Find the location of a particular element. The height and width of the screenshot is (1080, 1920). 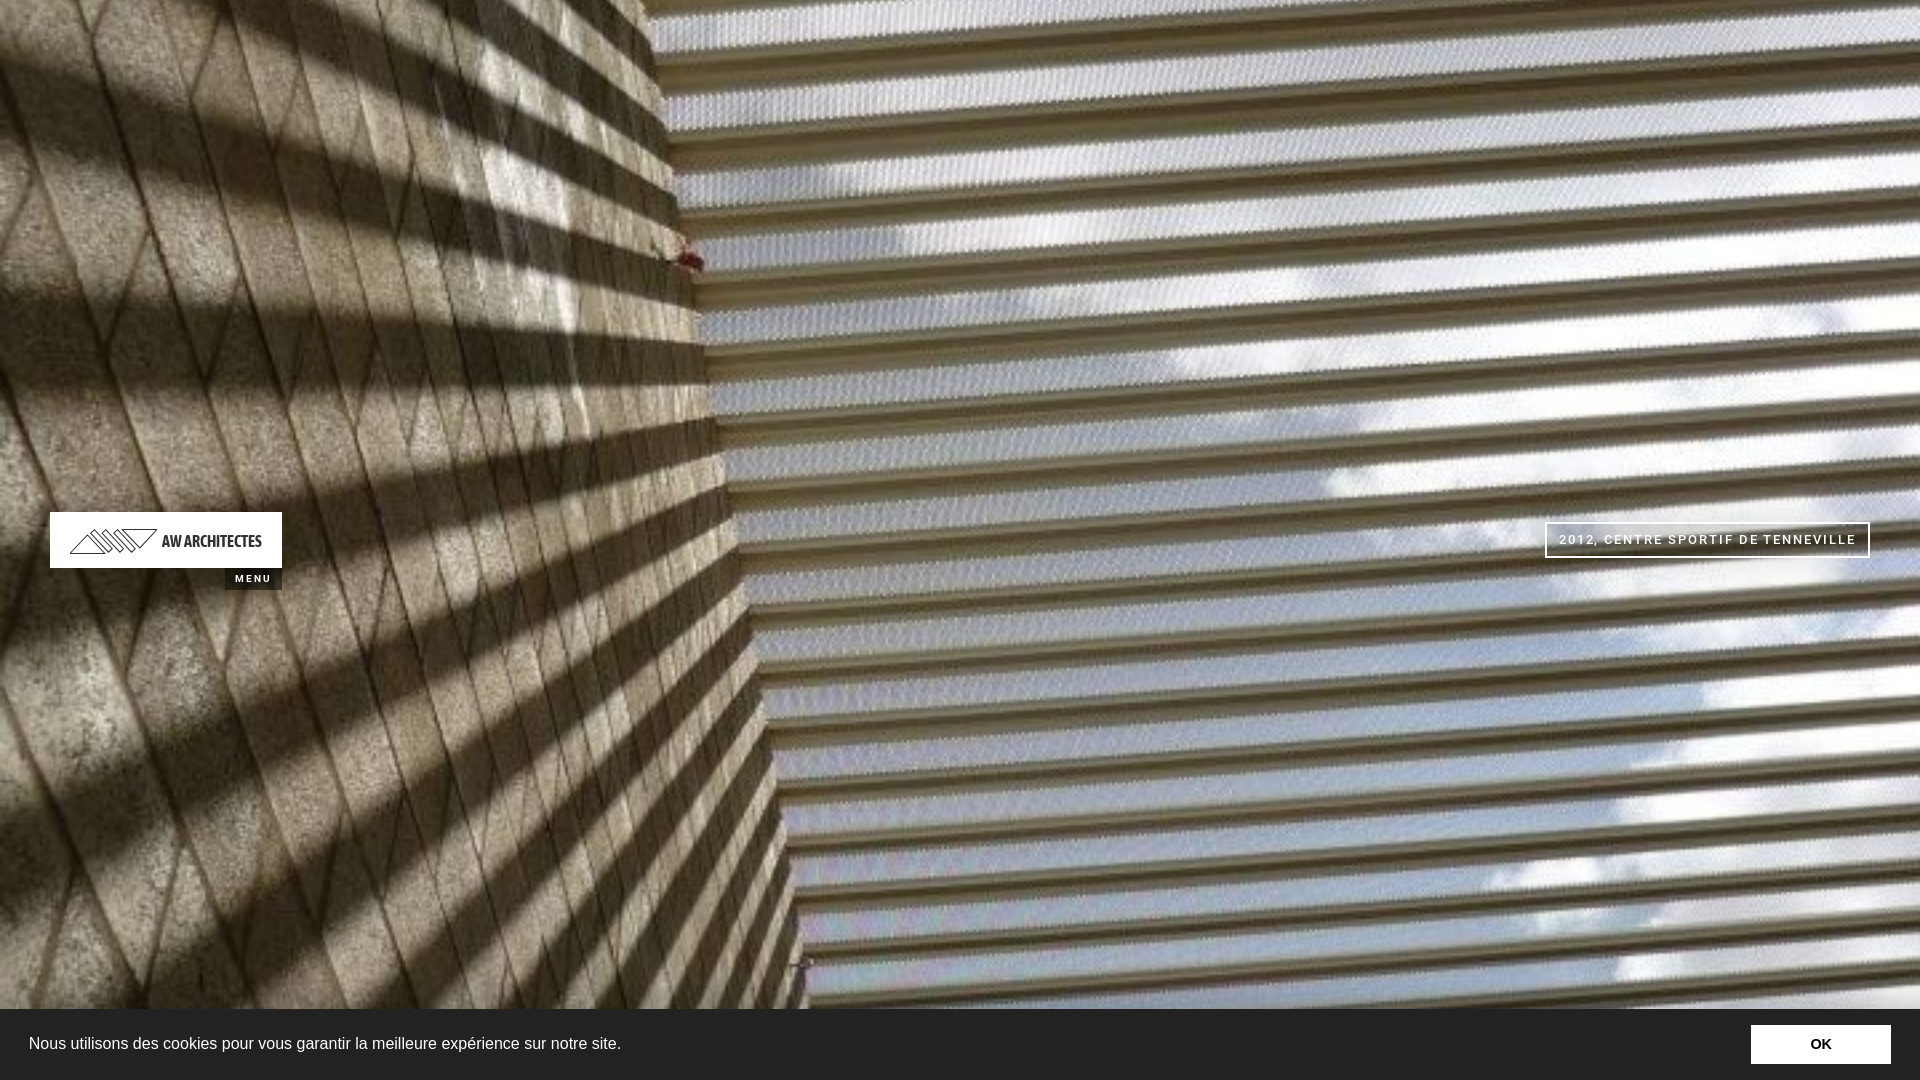

'AW ARCHITECTES' is located at coordinates (166, 540).